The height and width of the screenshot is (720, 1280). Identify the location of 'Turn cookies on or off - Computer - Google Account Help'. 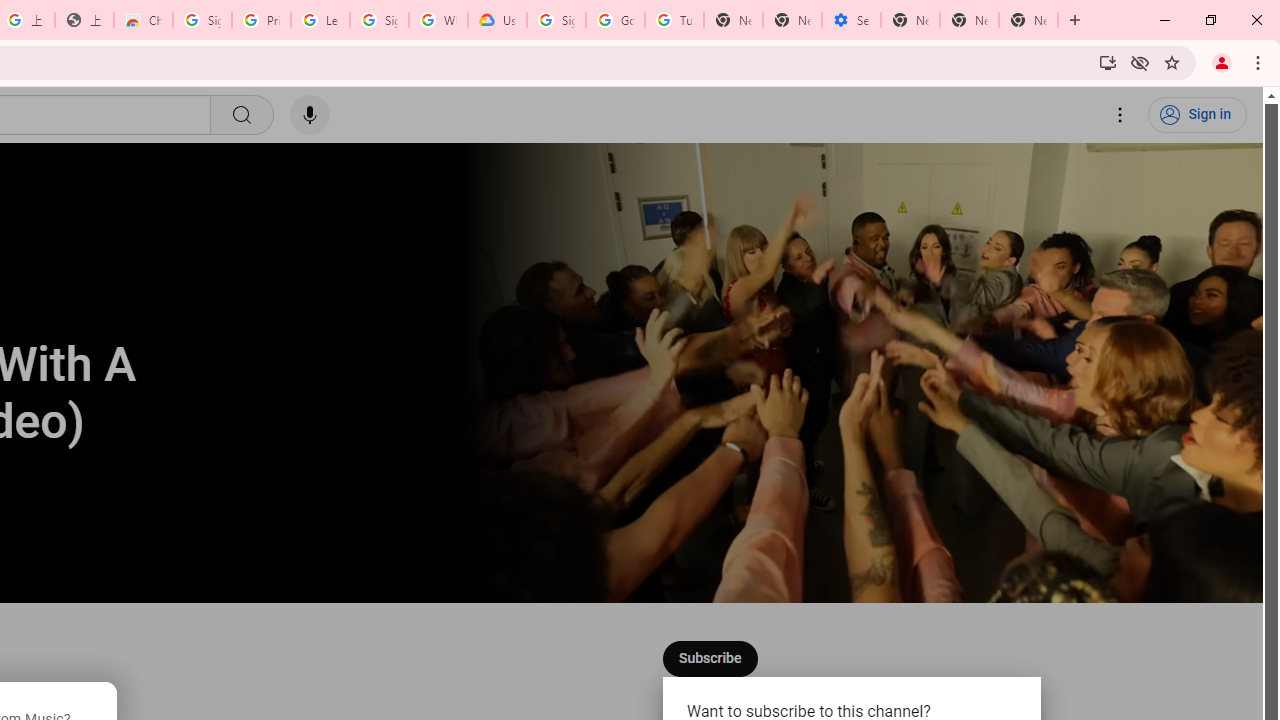
(674, 20).